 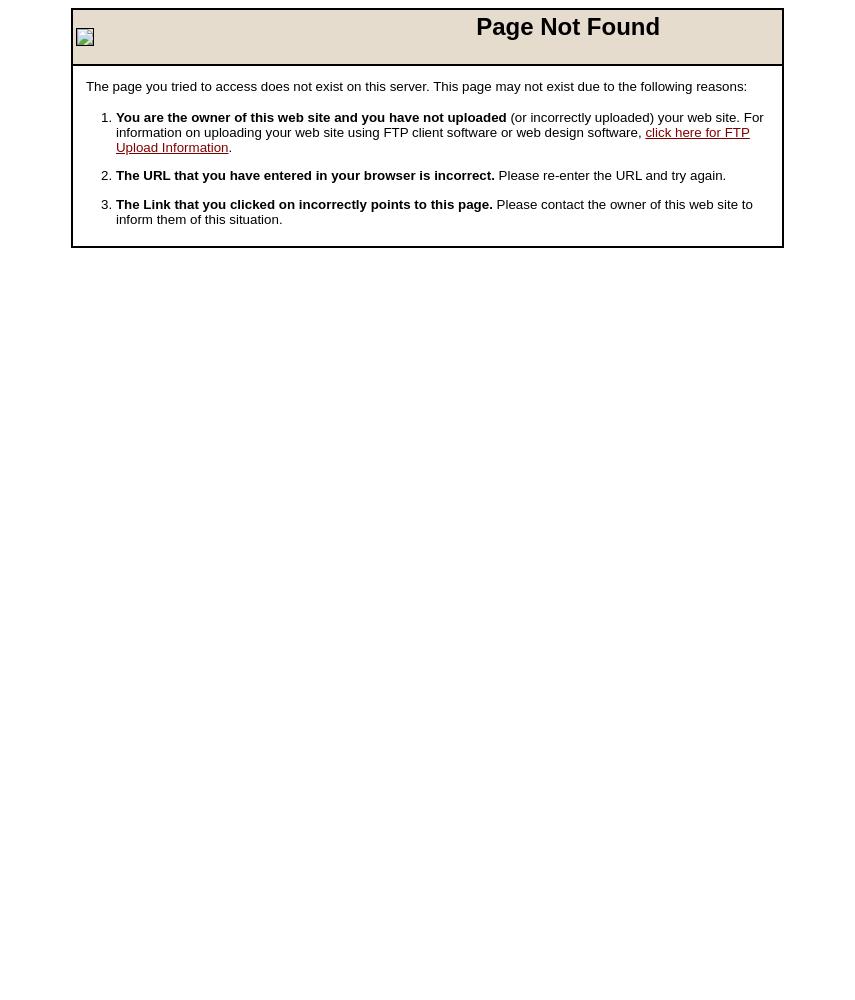 I want to click on 'The page you tried to access does not exist on this server. This 
page may not exist due to the following reasons:', so click(x=415, y=84).